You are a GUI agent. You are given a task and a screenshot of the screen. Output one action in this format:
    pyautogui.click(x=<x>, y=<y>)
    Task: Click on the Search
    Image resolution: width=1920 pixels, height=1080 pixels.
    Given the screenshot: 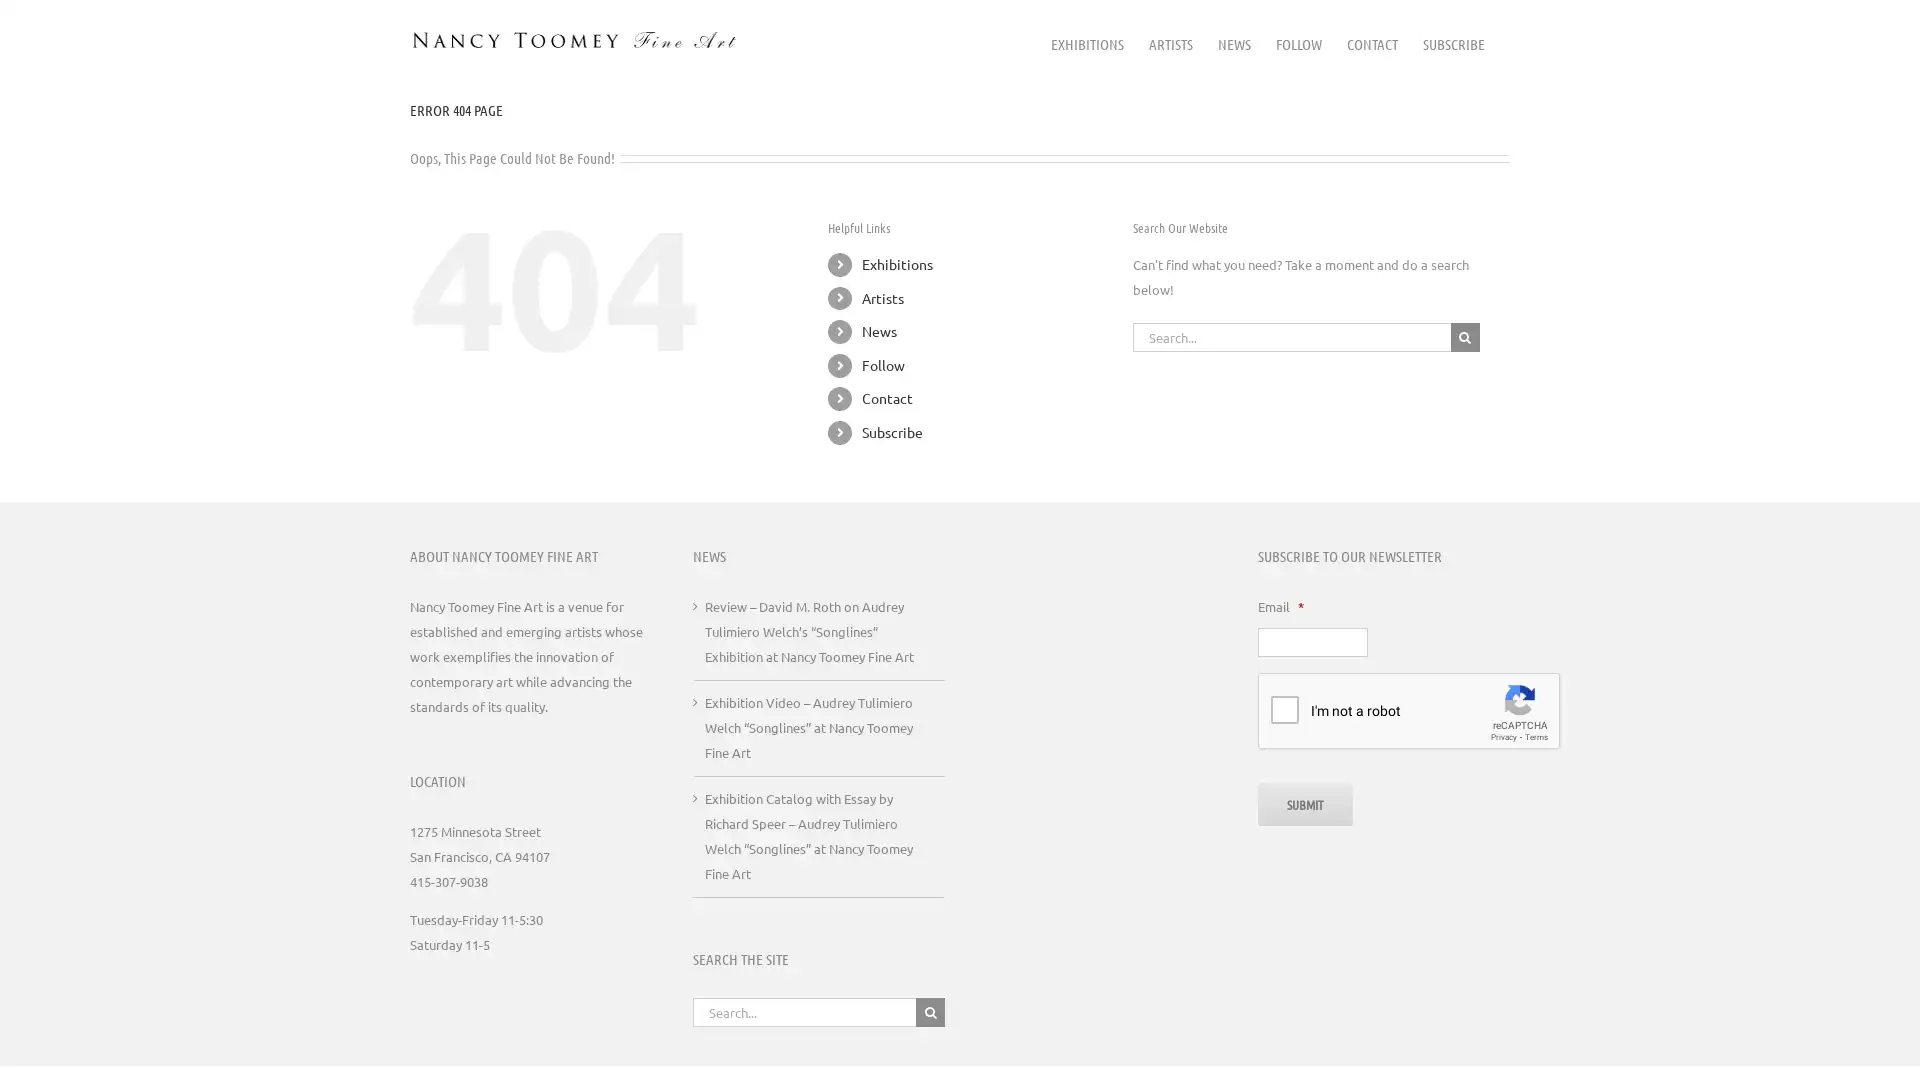 What is the action you would take?
    pyautogui.click(x=1464, y=335)
    